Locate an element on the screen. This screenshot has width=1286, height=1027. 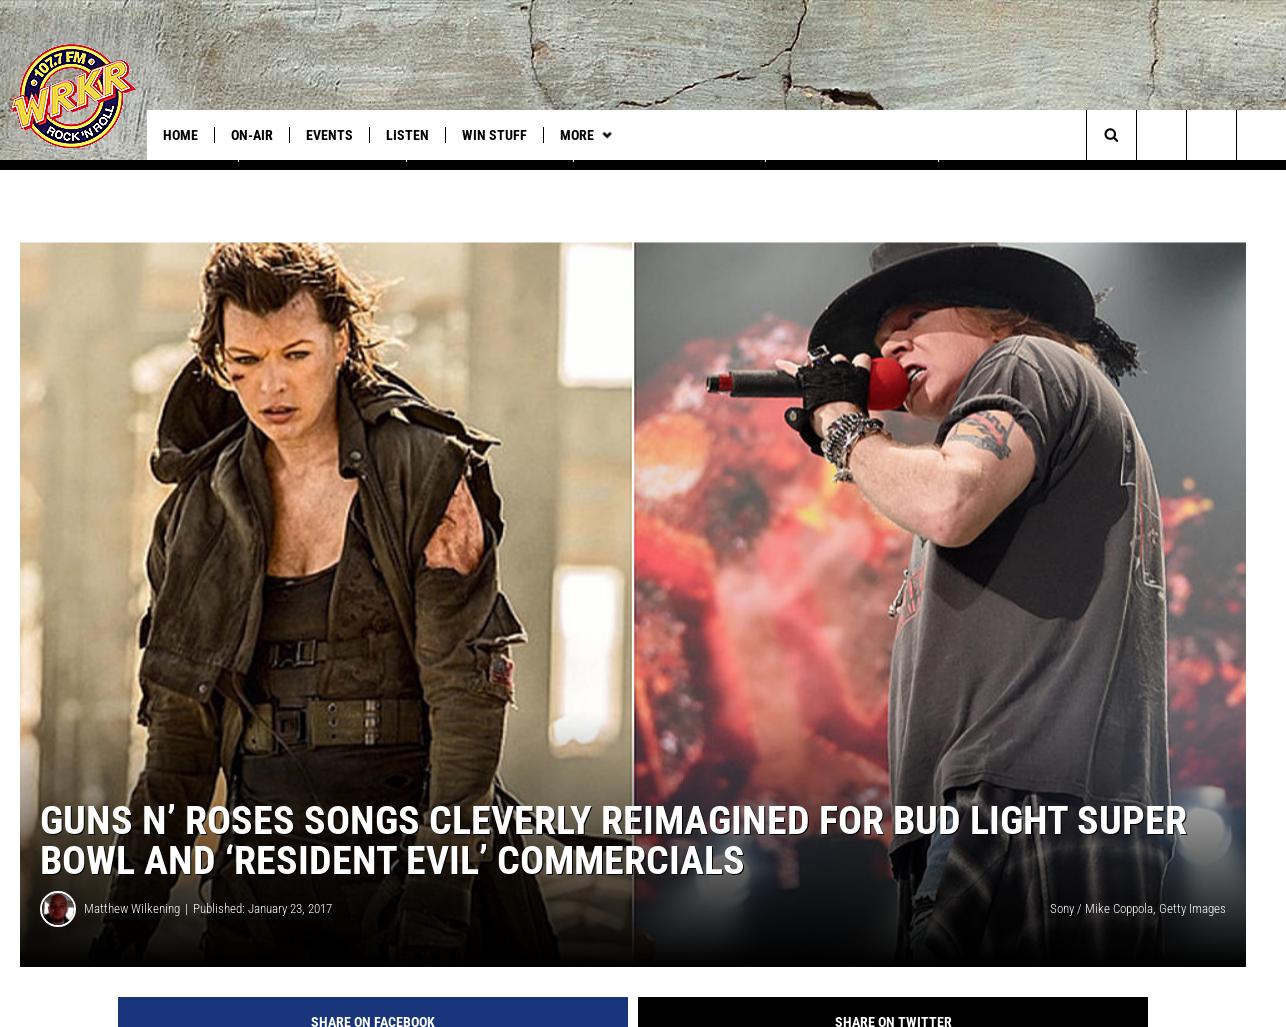
'On-Air' is located at coordinates (252, 135).